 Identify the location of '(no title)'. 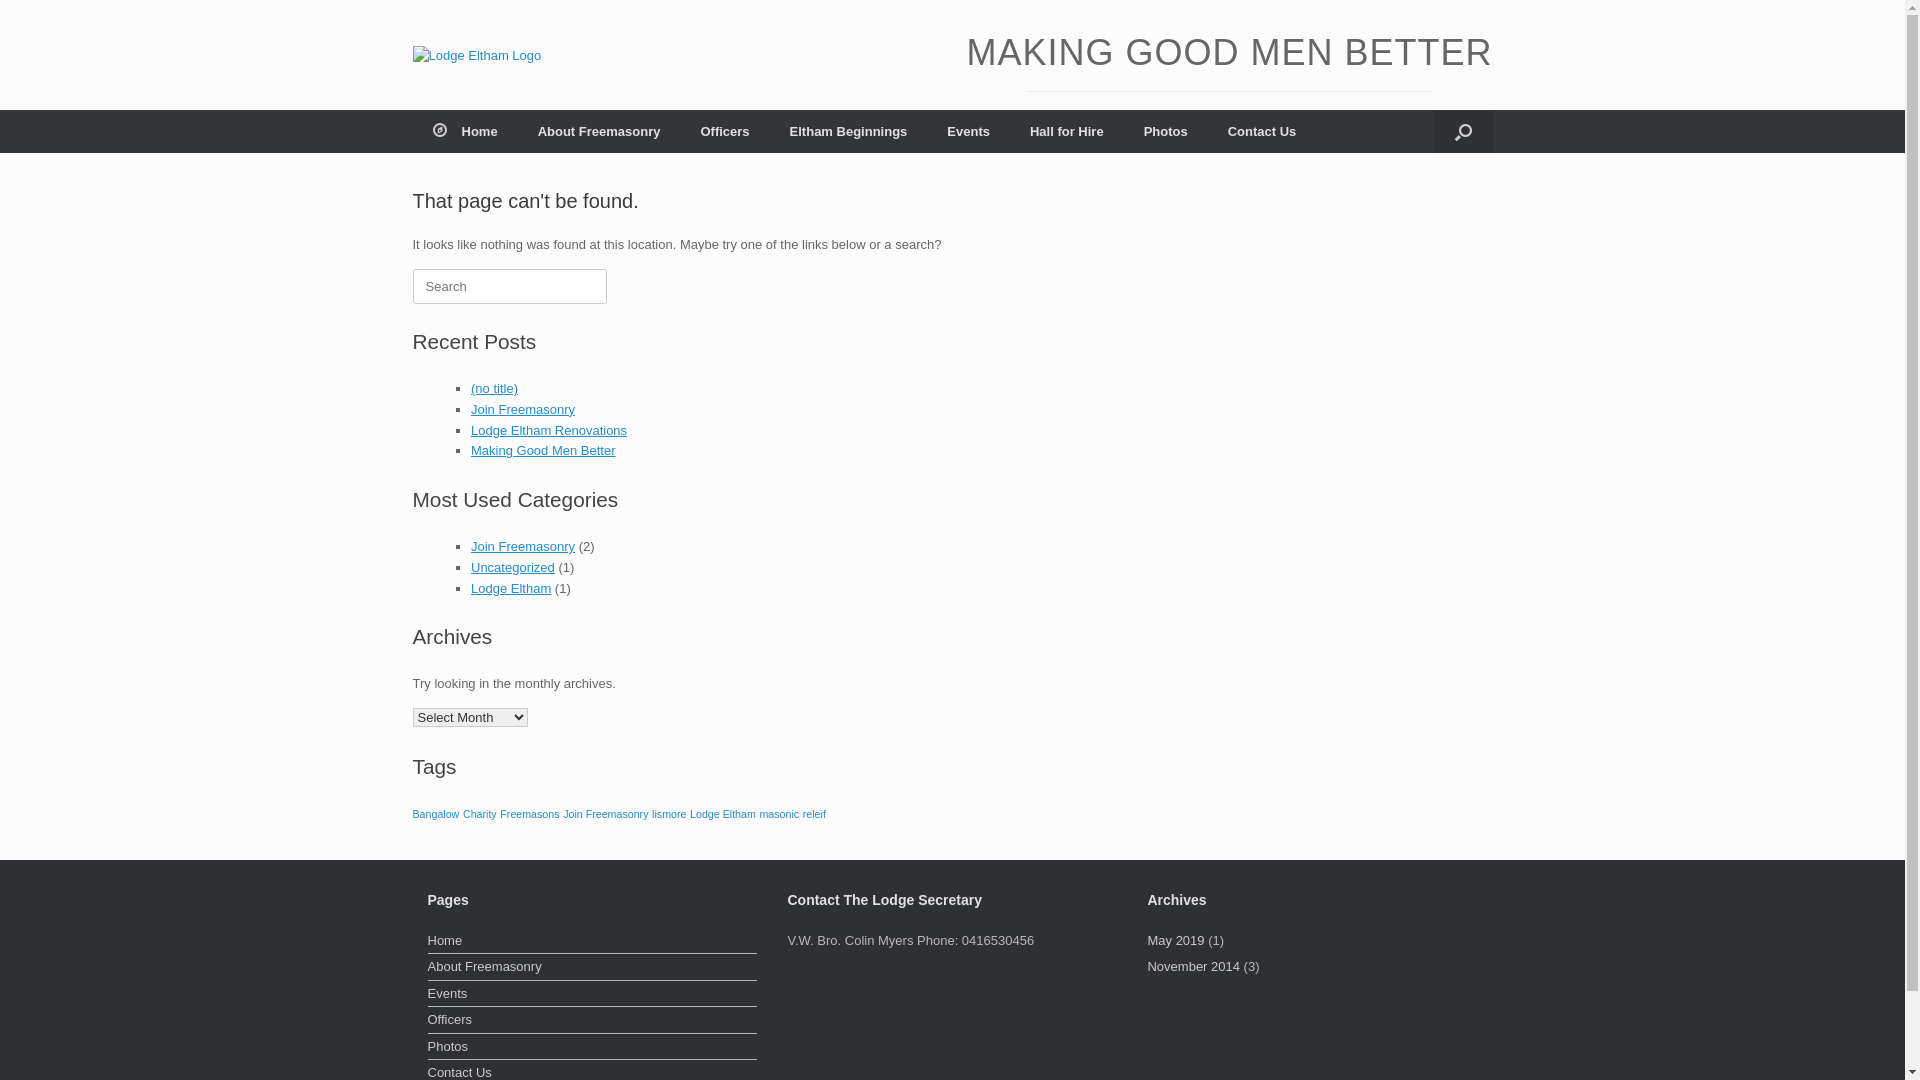
(494, 388).